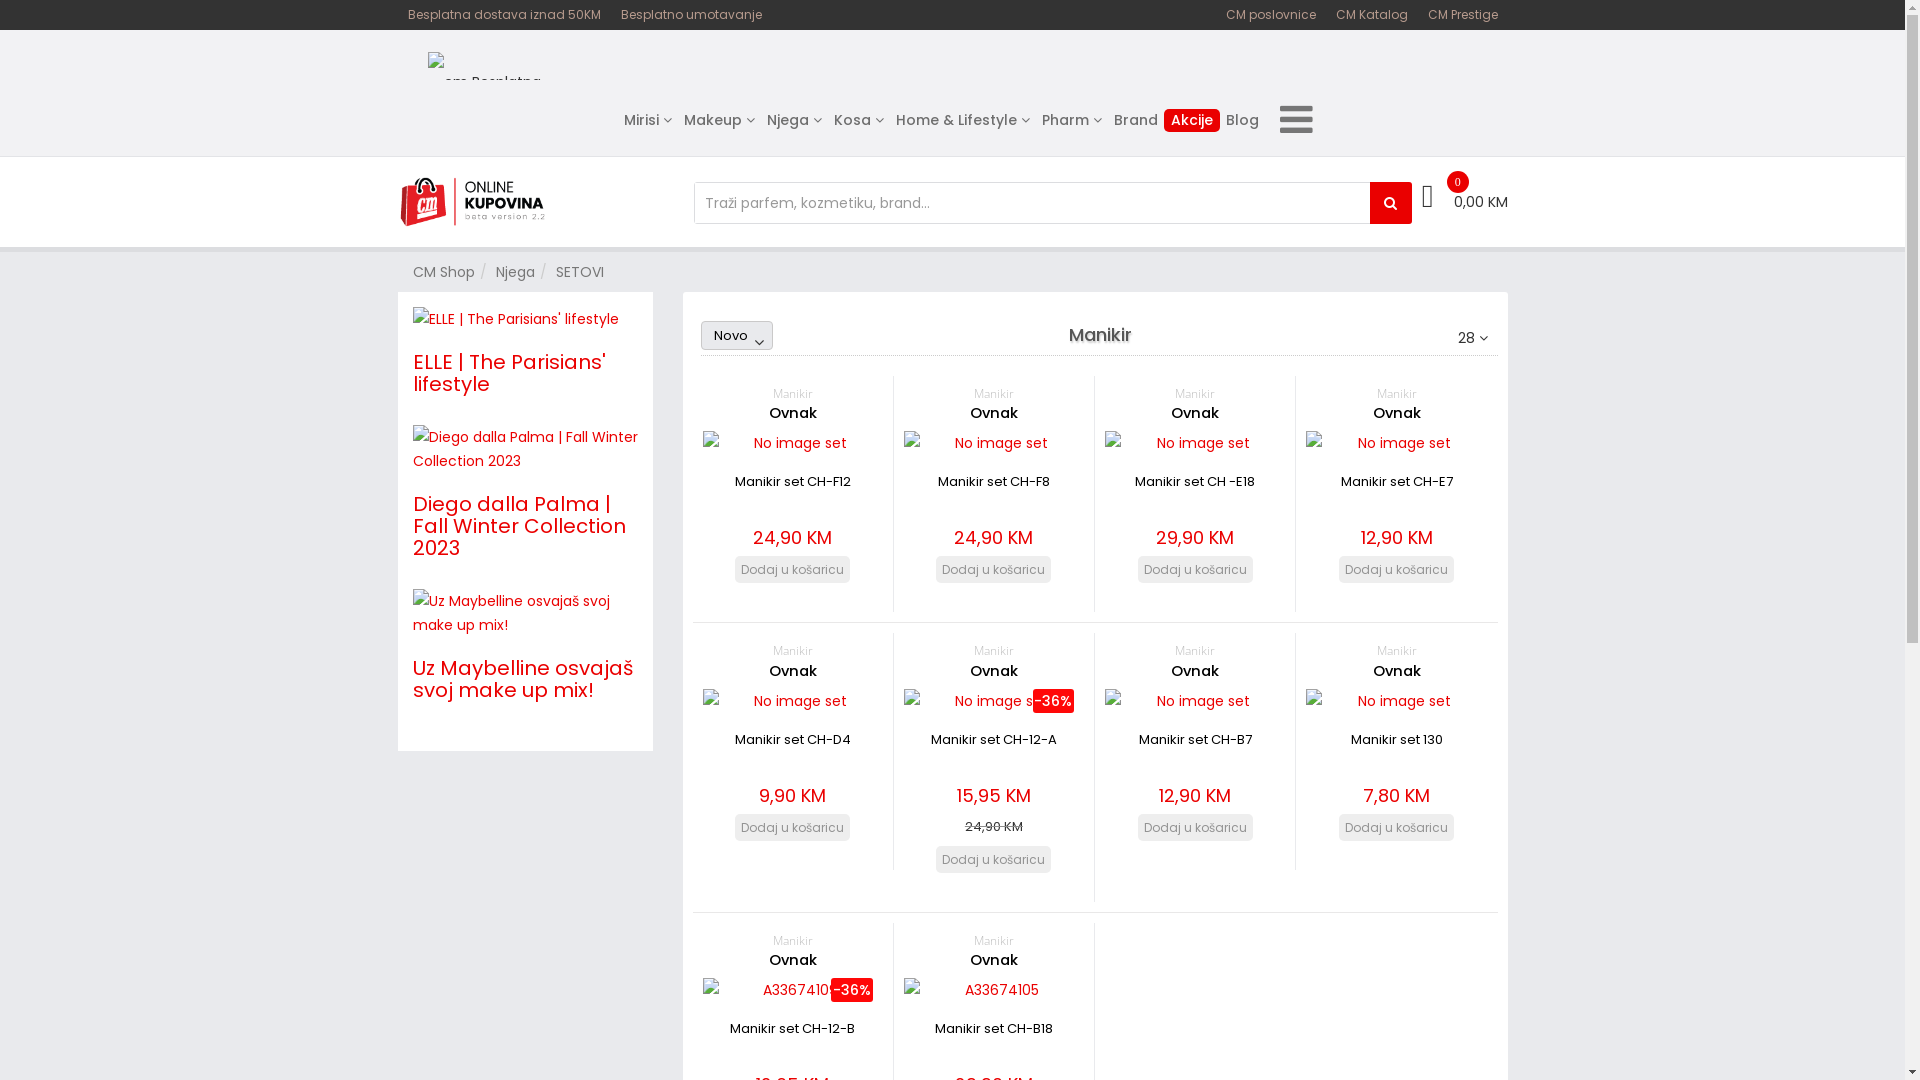  I want to click on 'Manikir set CH-F12', so click(791, 481).